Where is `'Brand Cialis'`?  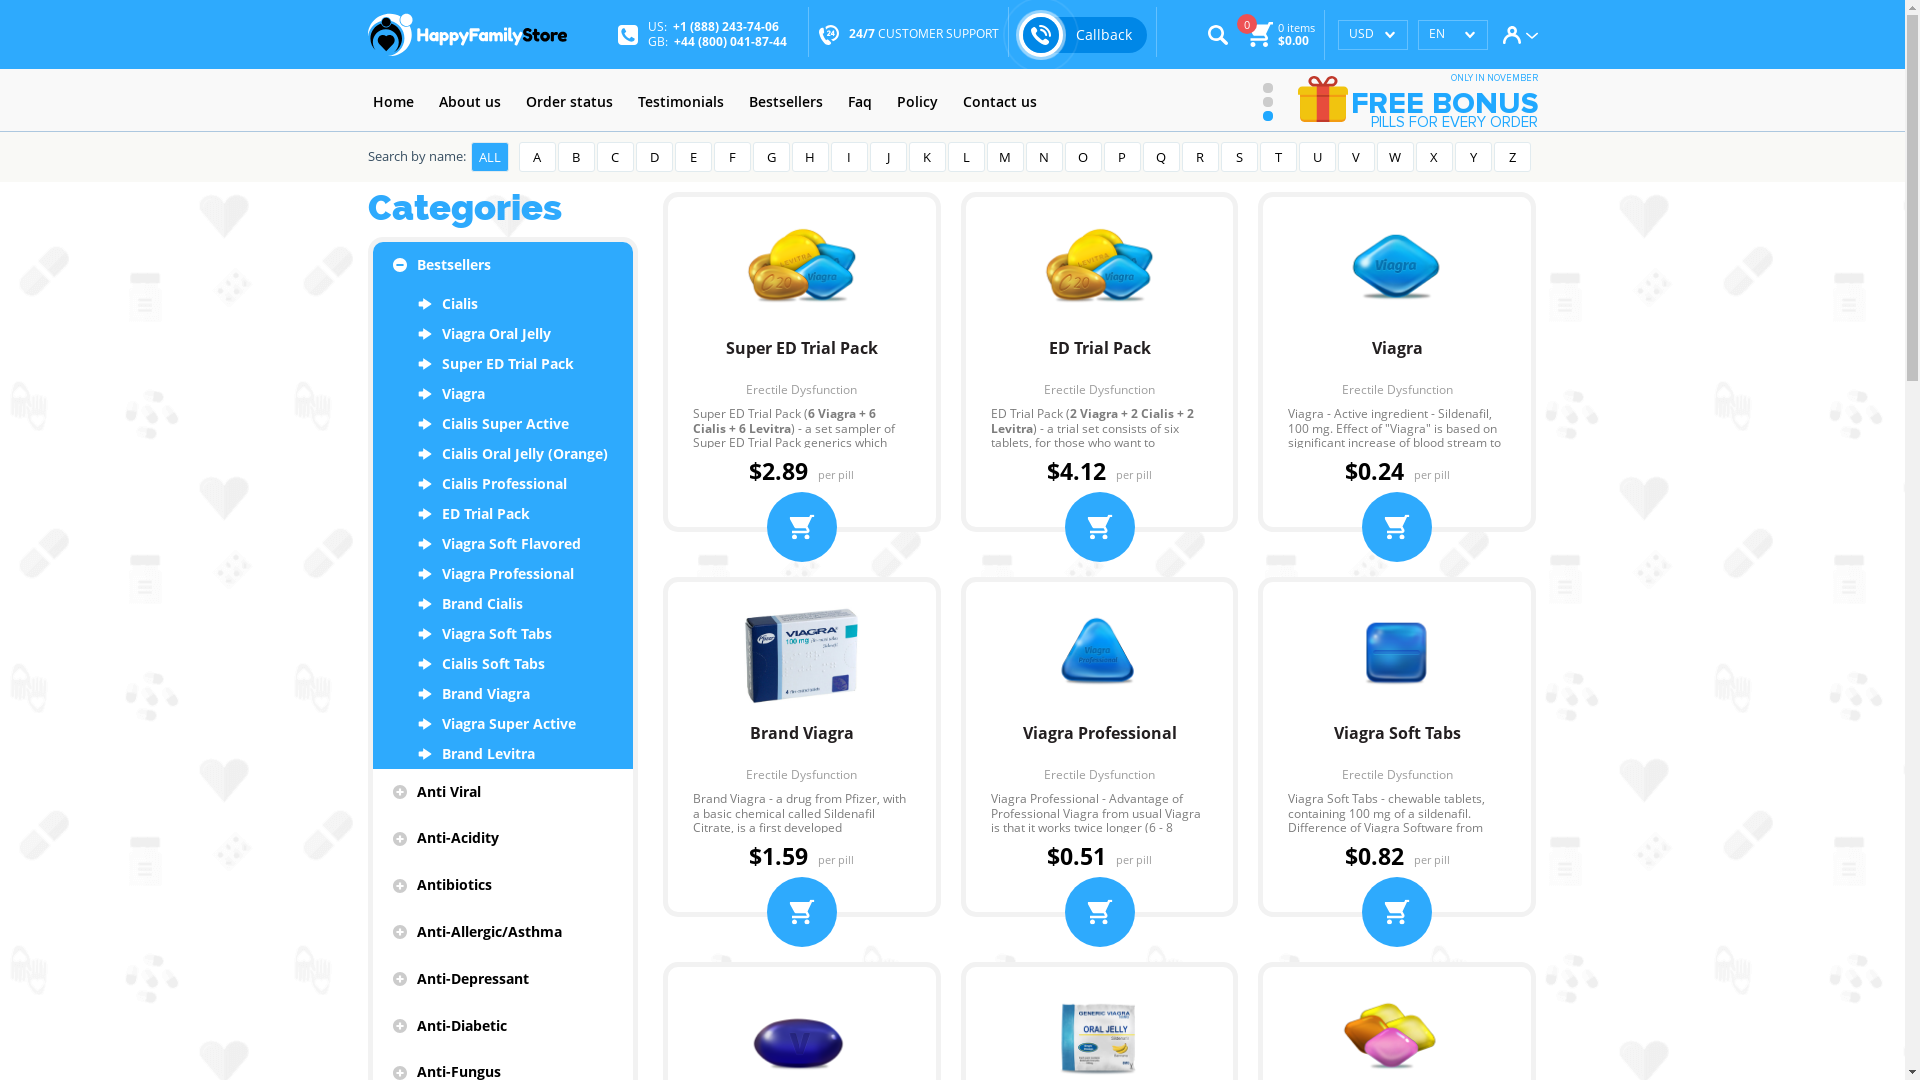
'Brand Cialis' is located at coordinates (502, 603).